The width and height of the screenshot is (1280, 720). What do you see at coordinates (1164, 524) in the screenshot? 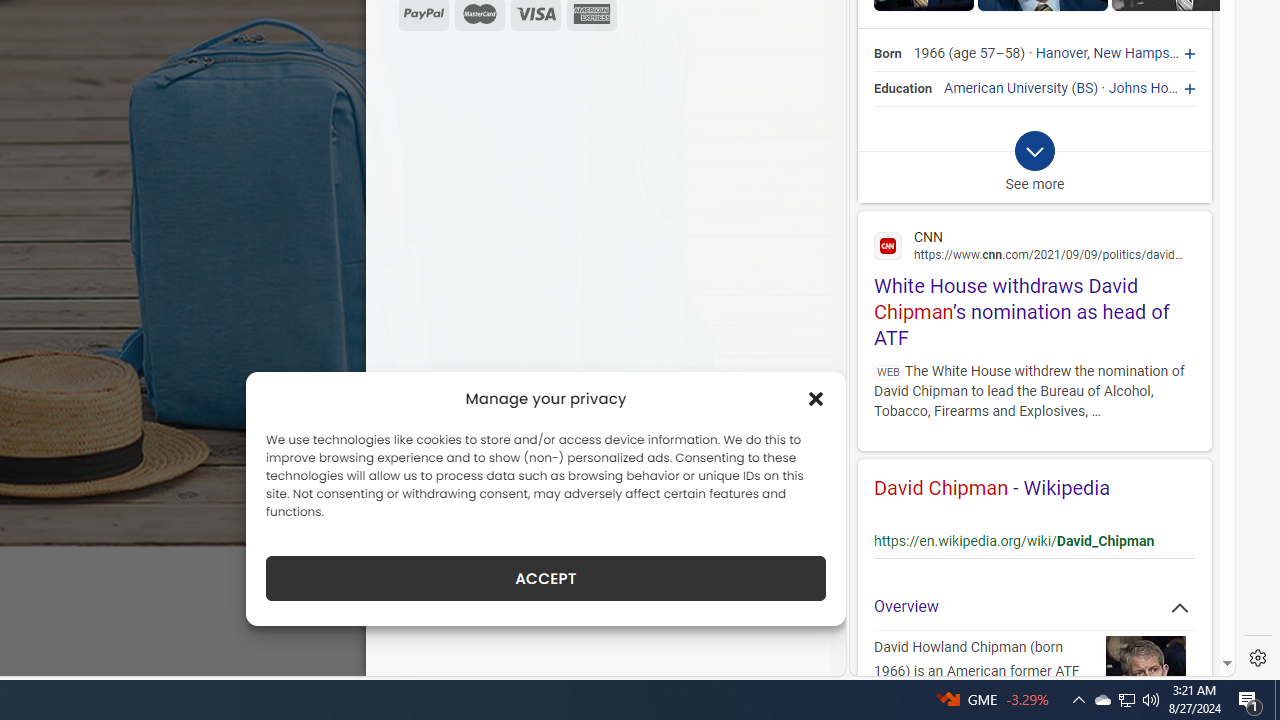
I see `'Actions for this site'` at bounding box center [1164, 524].